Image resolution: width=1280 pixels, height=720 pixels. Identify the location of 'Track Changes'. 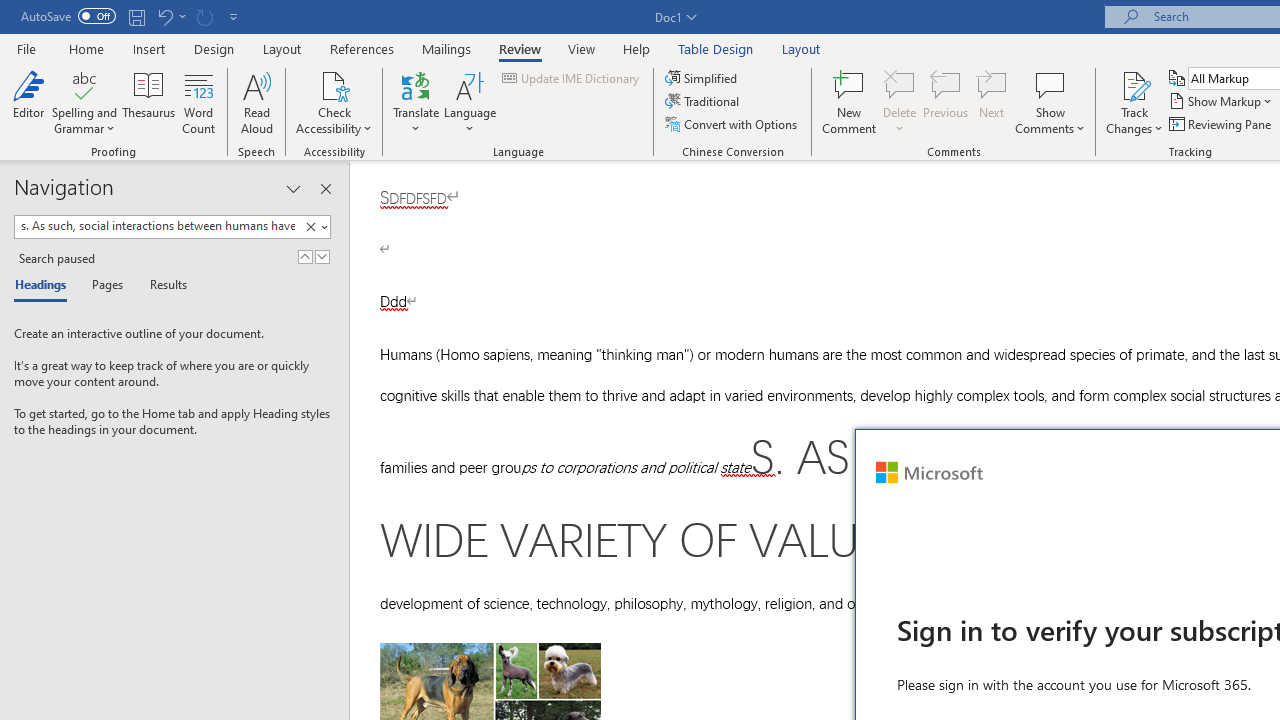
(1134, 103).